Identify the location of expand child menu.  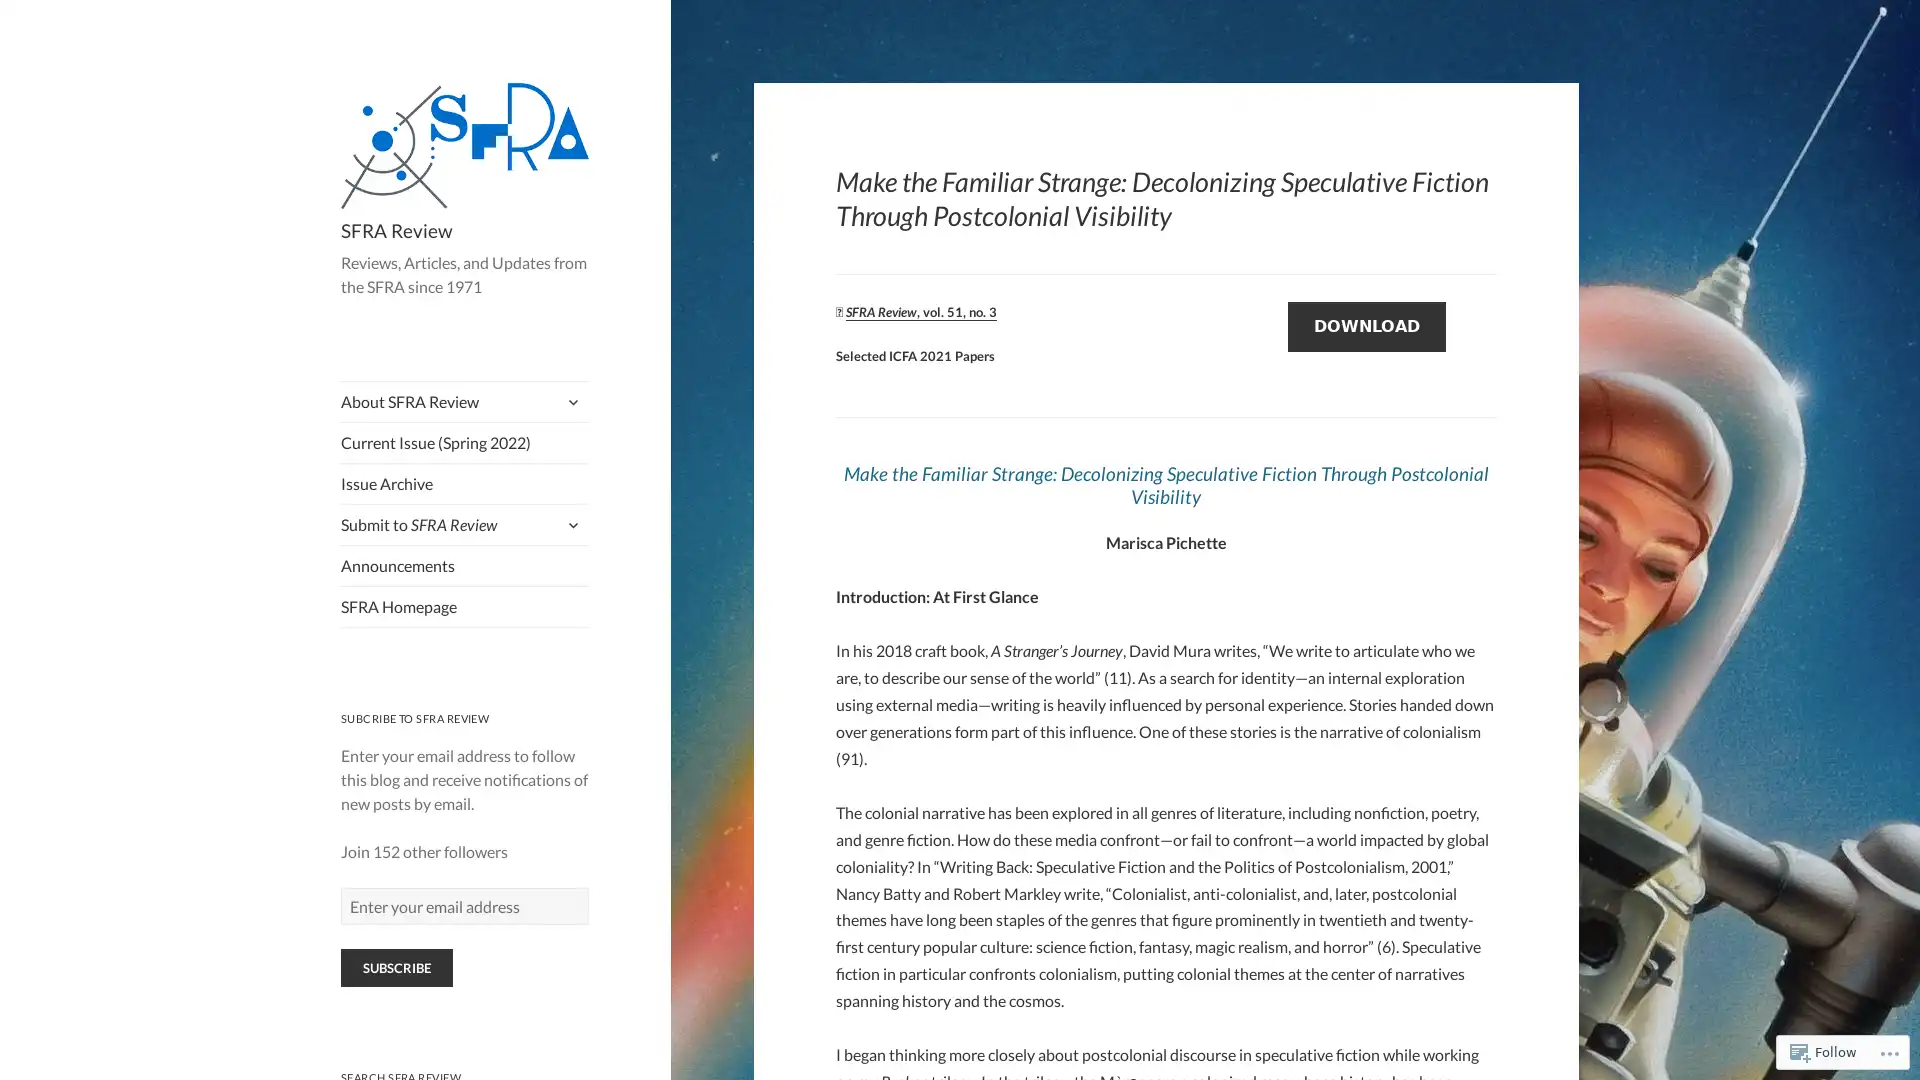
(570, 523).